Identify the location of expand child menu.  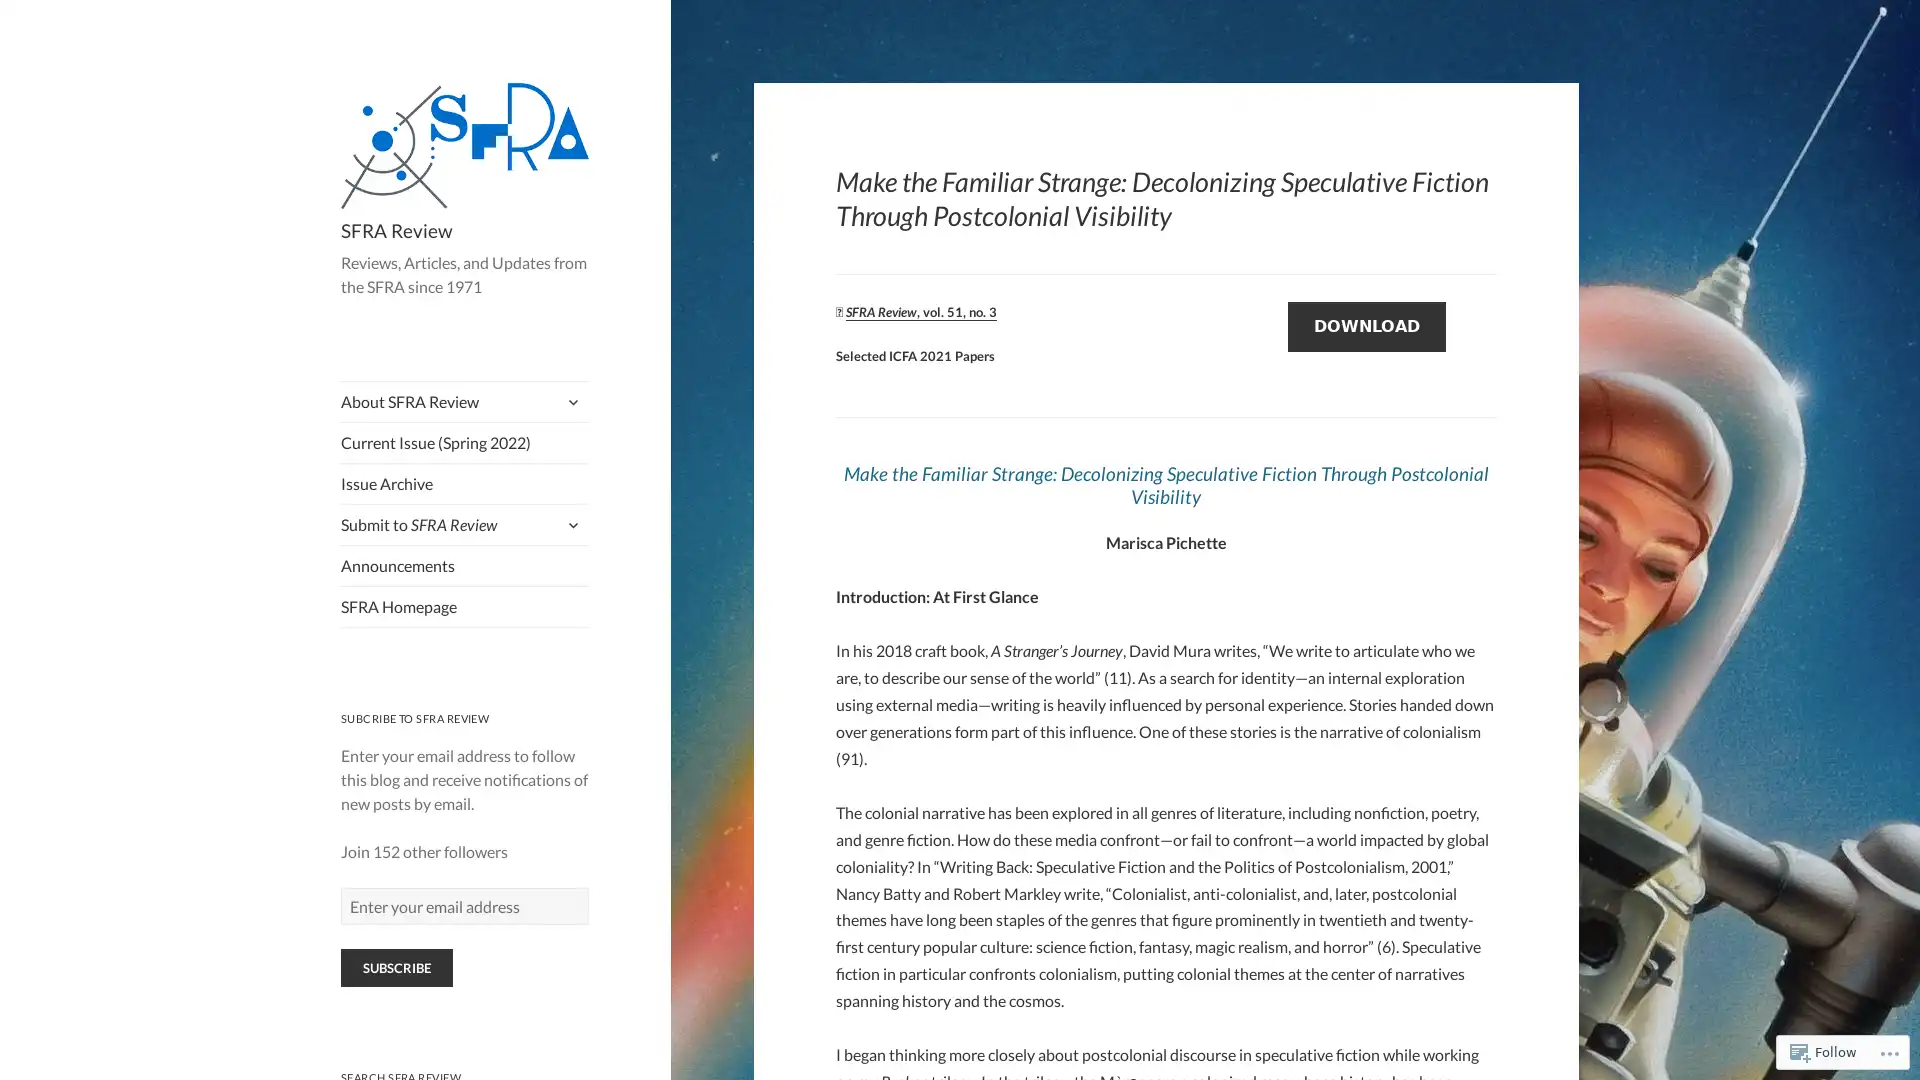
(570, 523).